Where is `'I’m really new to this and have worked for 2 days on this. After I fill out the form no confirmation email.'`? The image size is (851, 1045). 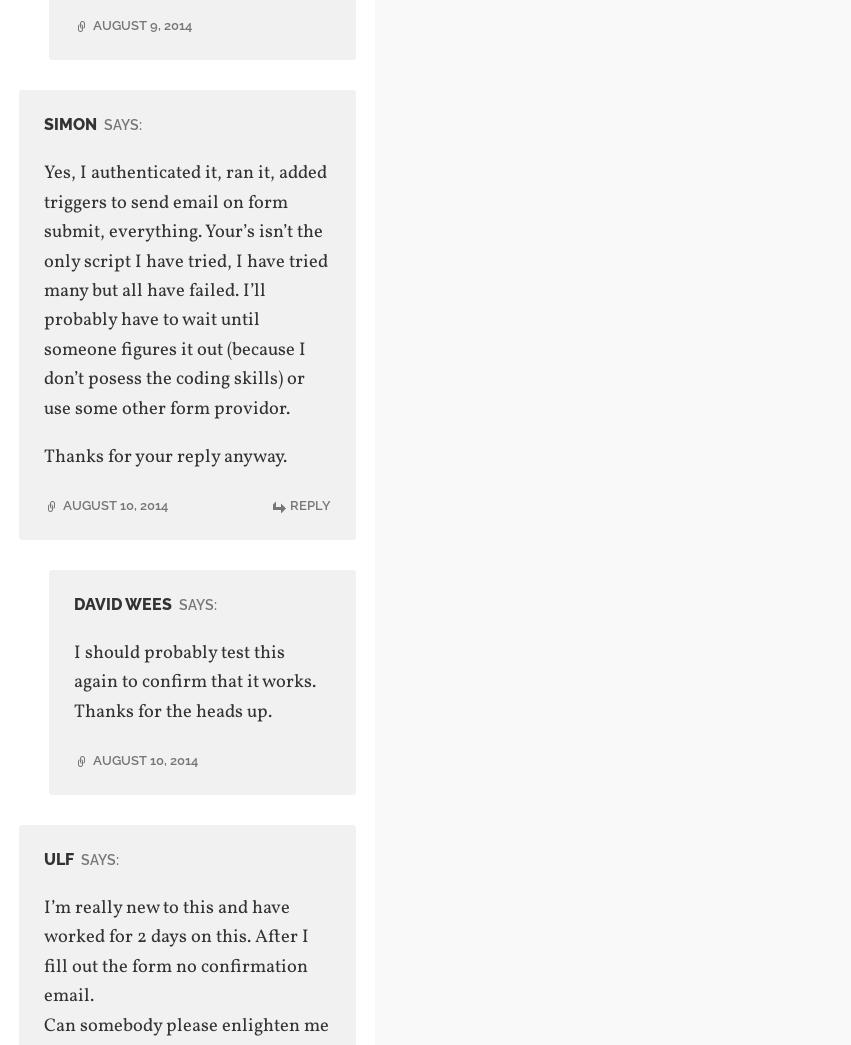 'I’m really new to this and have worked for 2 days on this. After I fill out the form no confirmation email.' is located at coordinates (174, 950).